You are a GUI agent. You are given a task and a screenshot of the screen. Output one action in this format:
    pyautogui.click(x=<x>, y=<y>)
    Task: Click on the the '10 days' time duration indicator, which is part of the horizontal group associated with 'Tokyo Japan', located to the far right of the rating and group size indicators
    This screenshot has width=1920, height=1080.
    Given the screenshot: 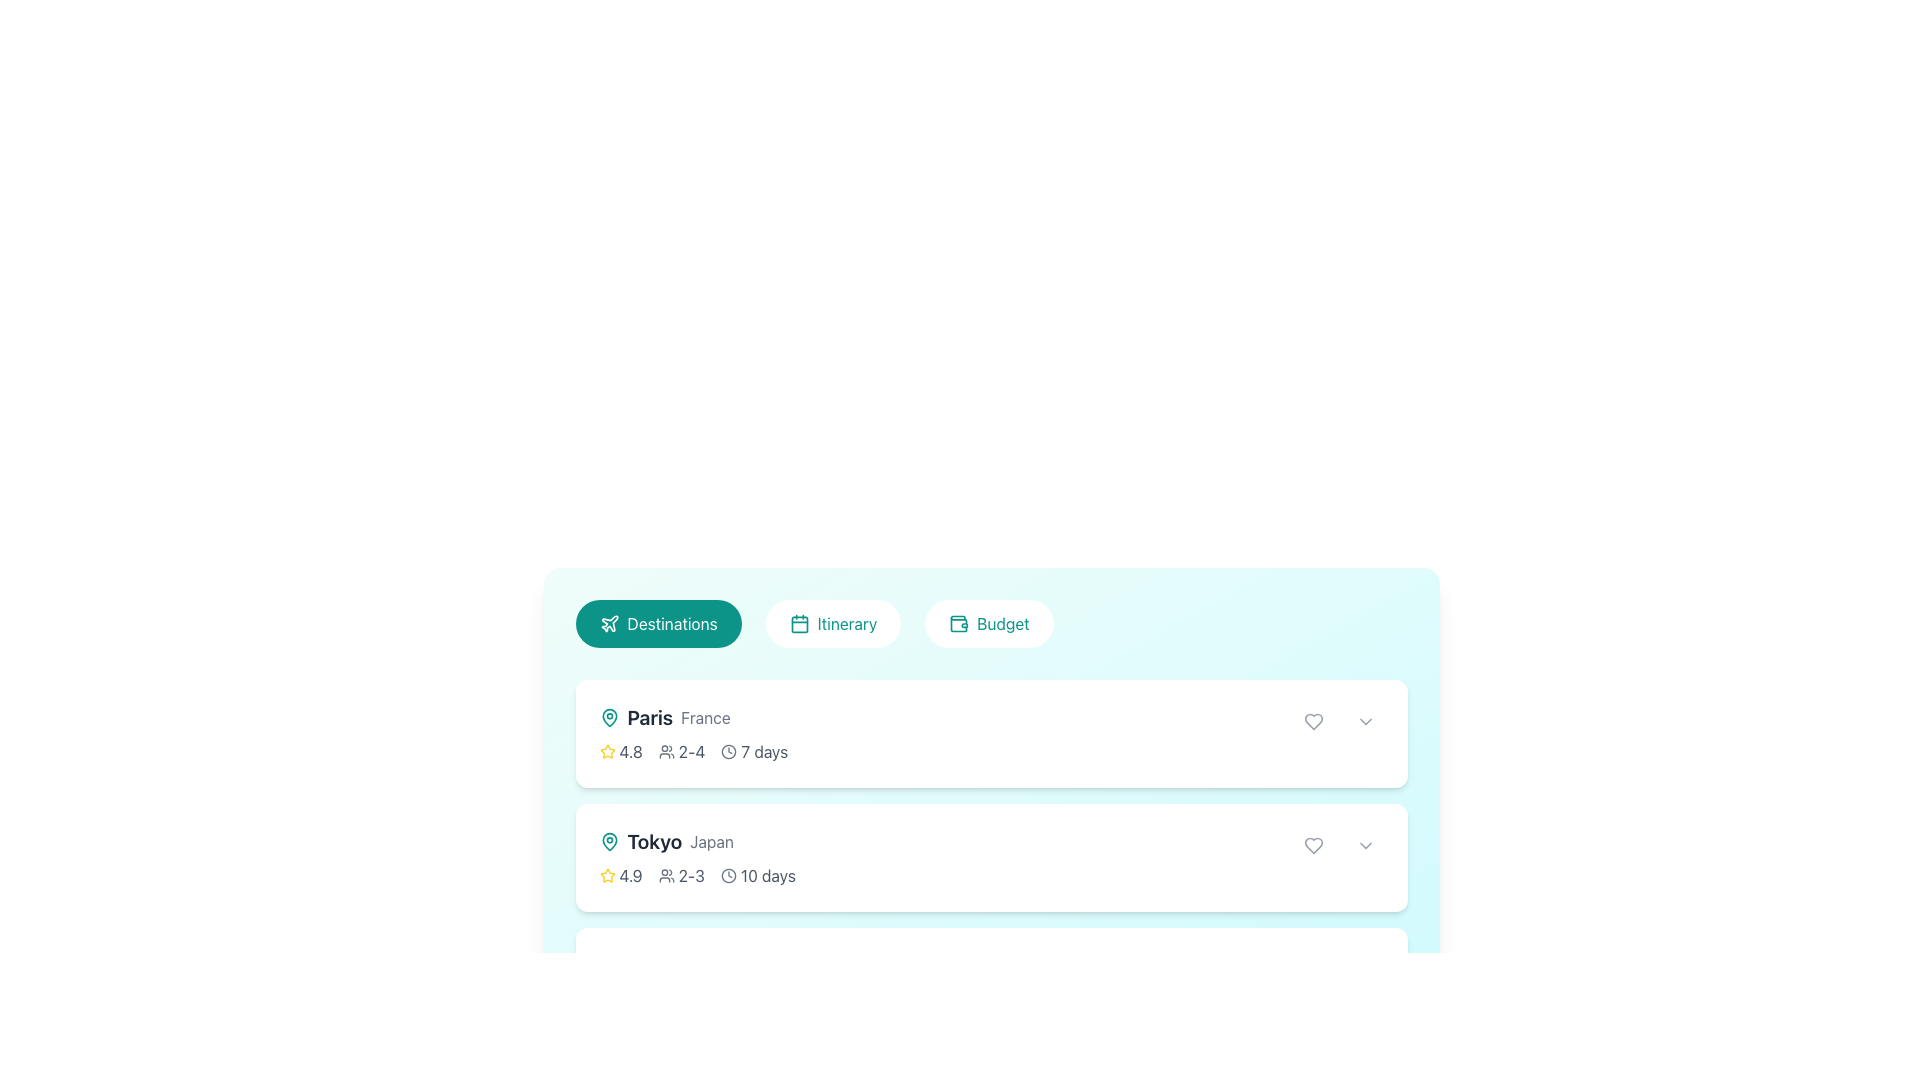 What is the action you would take?
    pyautogui.click(x=757, y=874)
    